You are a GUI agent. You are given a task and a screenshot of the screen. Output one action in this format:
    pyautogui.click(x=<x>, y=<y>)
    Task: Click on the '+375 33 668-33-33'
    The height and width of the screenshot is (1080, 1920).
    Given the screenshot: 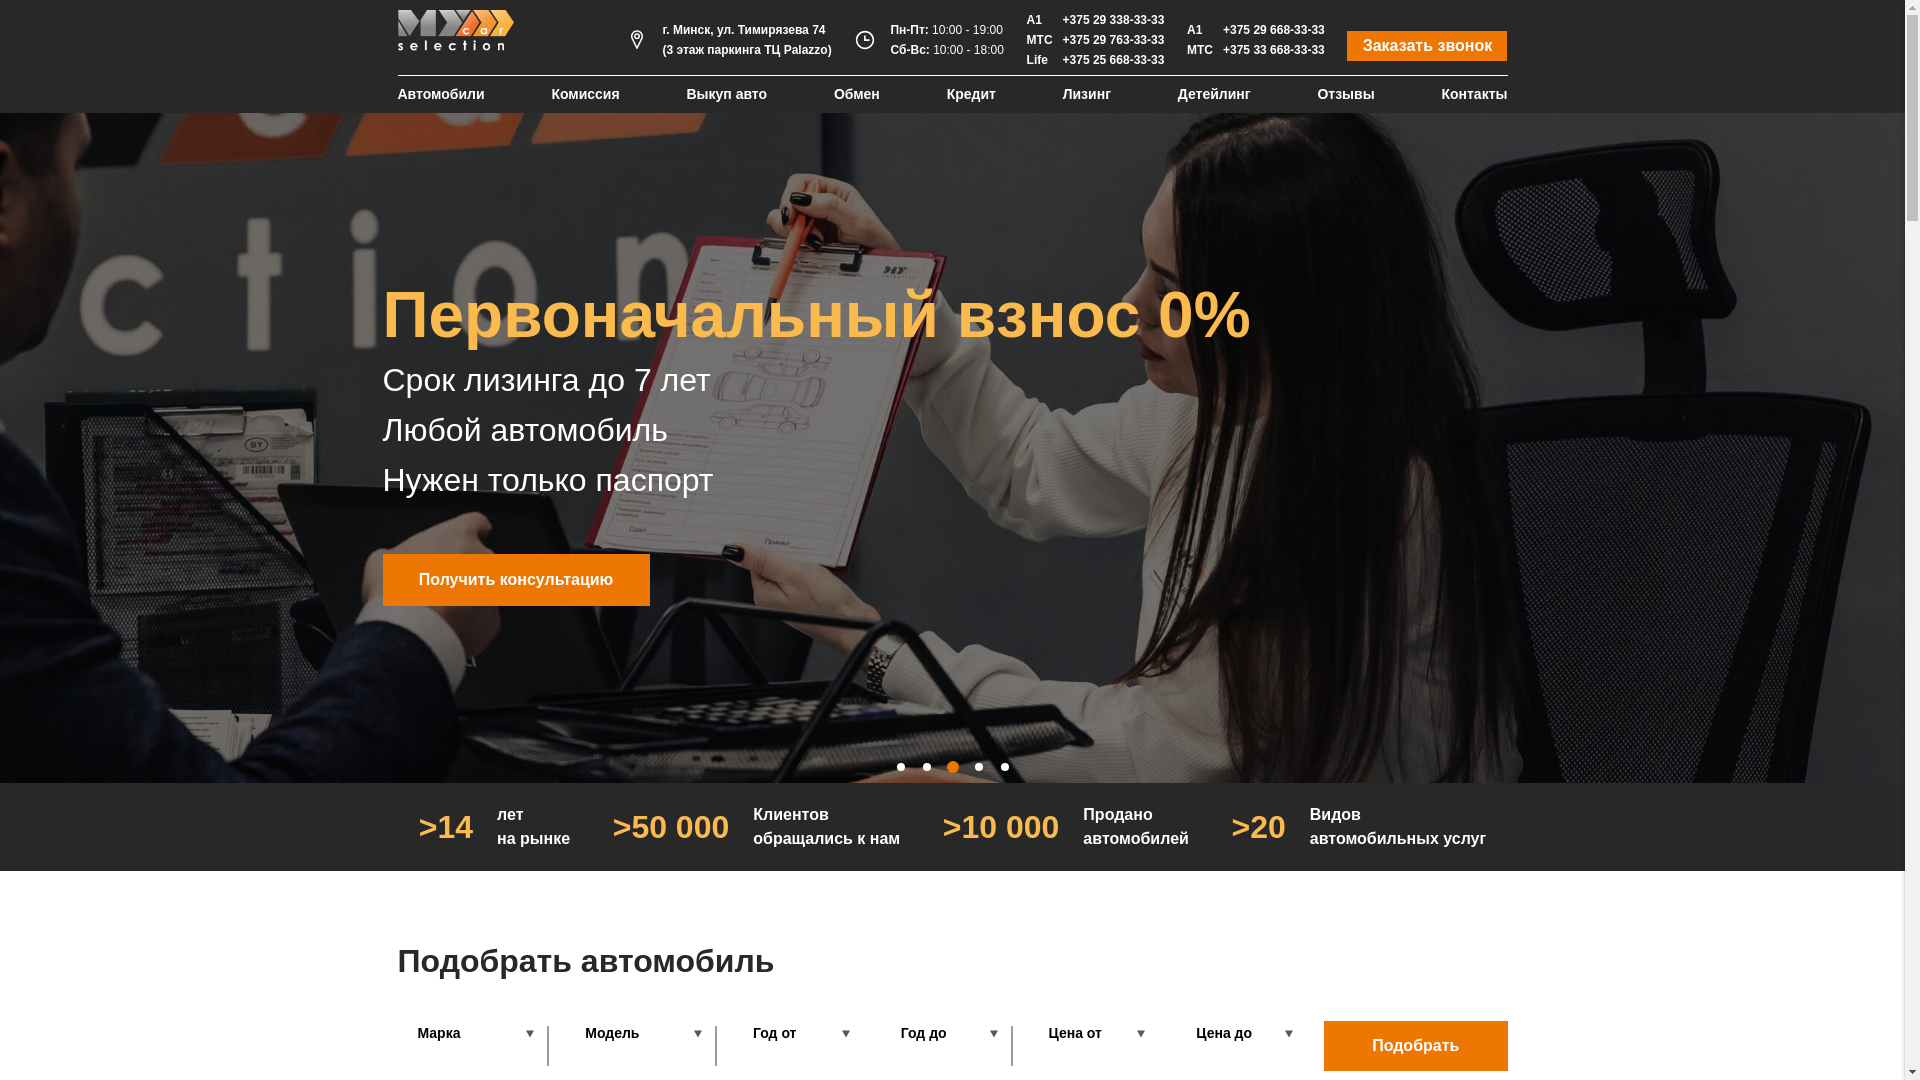 What is the action you would take?
    pyautogui.click(x=1272, y=49)
    